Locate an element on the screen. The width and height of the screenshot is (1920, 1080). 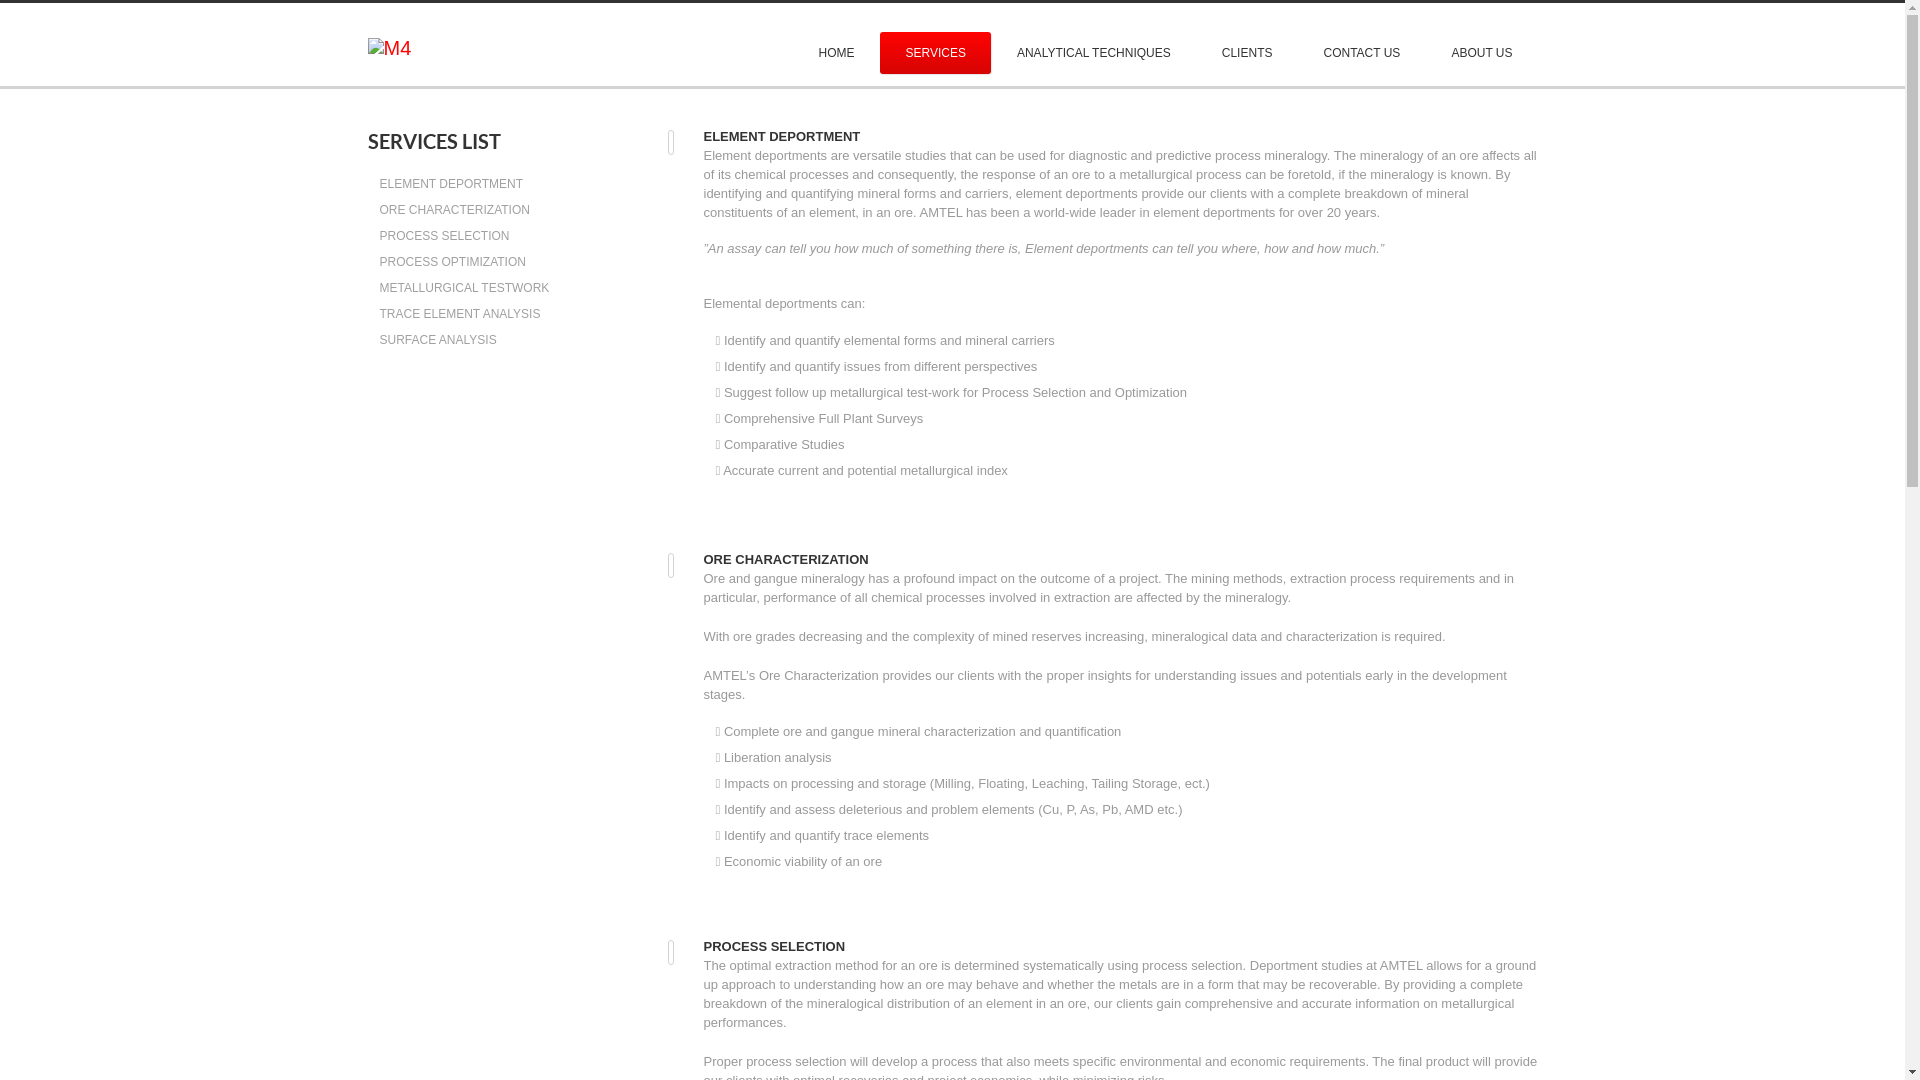
'METALLURGICAL TESTWORK' is located at coordinates (379, 288).